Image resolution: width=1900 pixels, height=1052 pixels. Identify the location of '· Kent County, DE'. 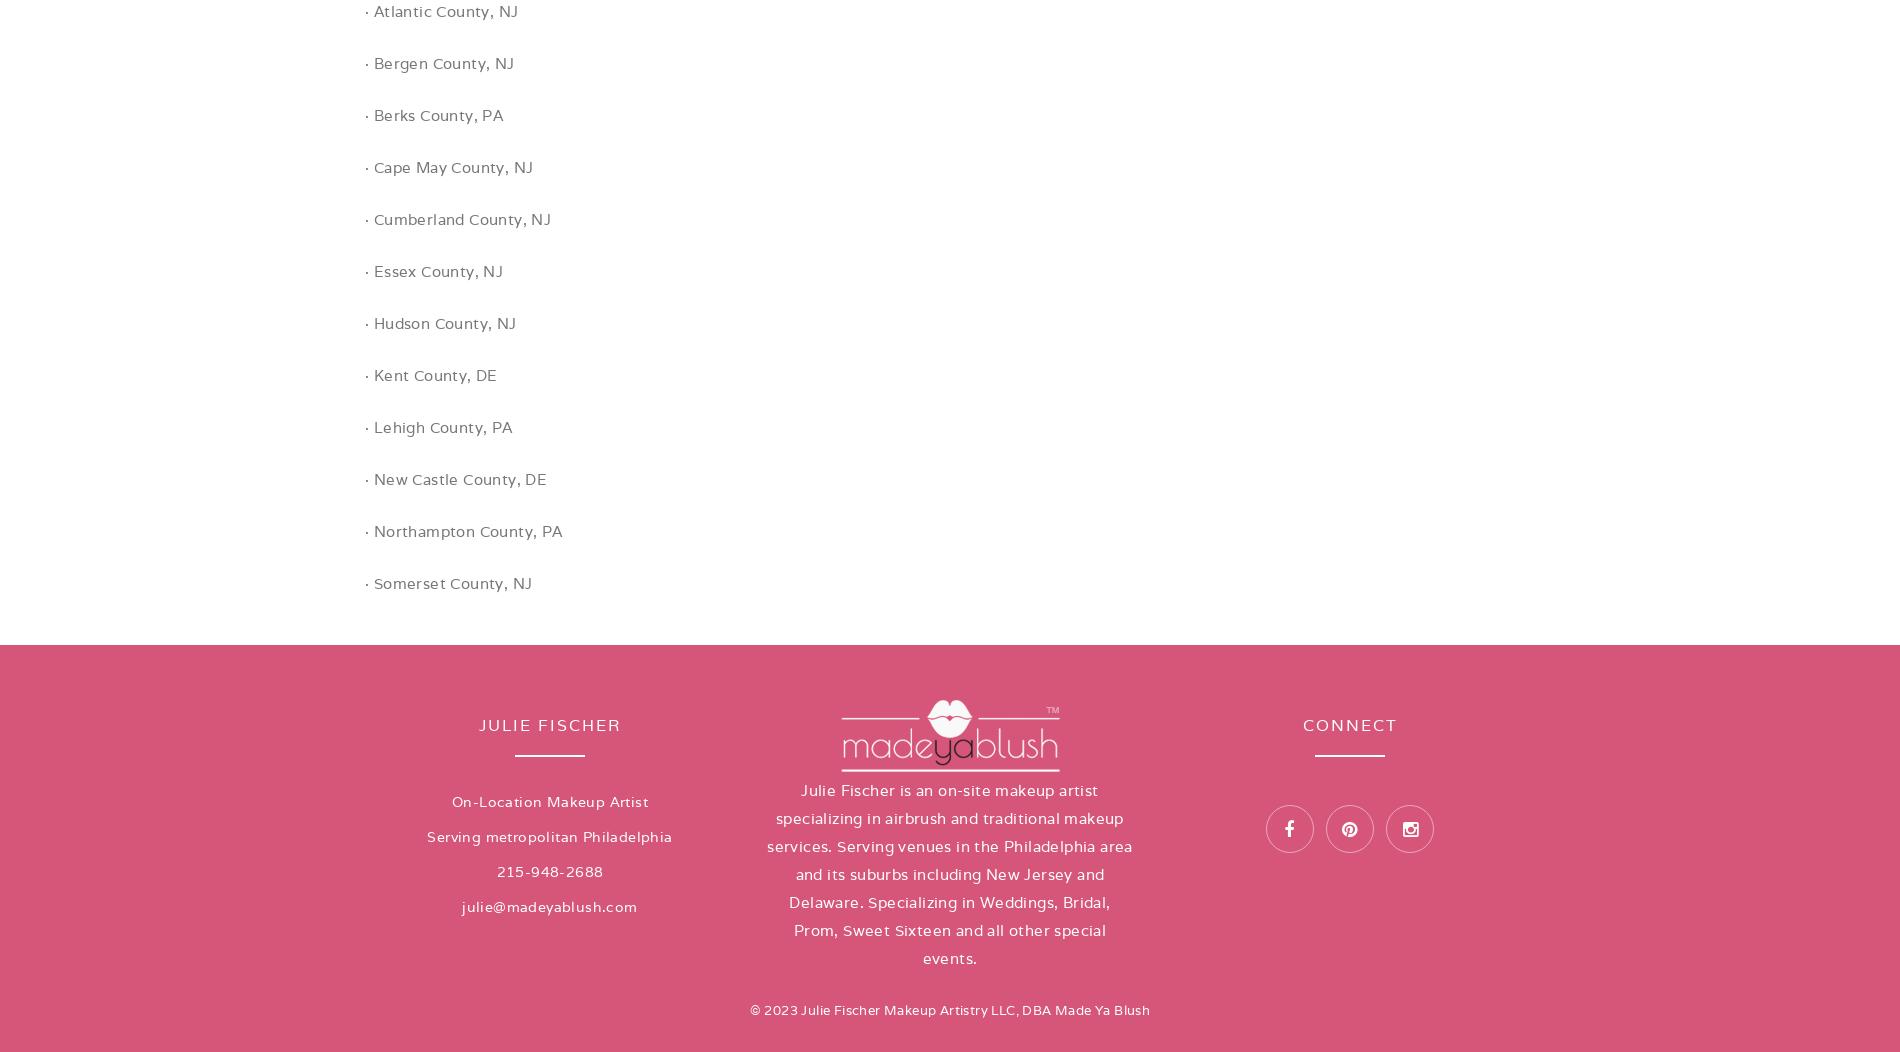
(429, 375).